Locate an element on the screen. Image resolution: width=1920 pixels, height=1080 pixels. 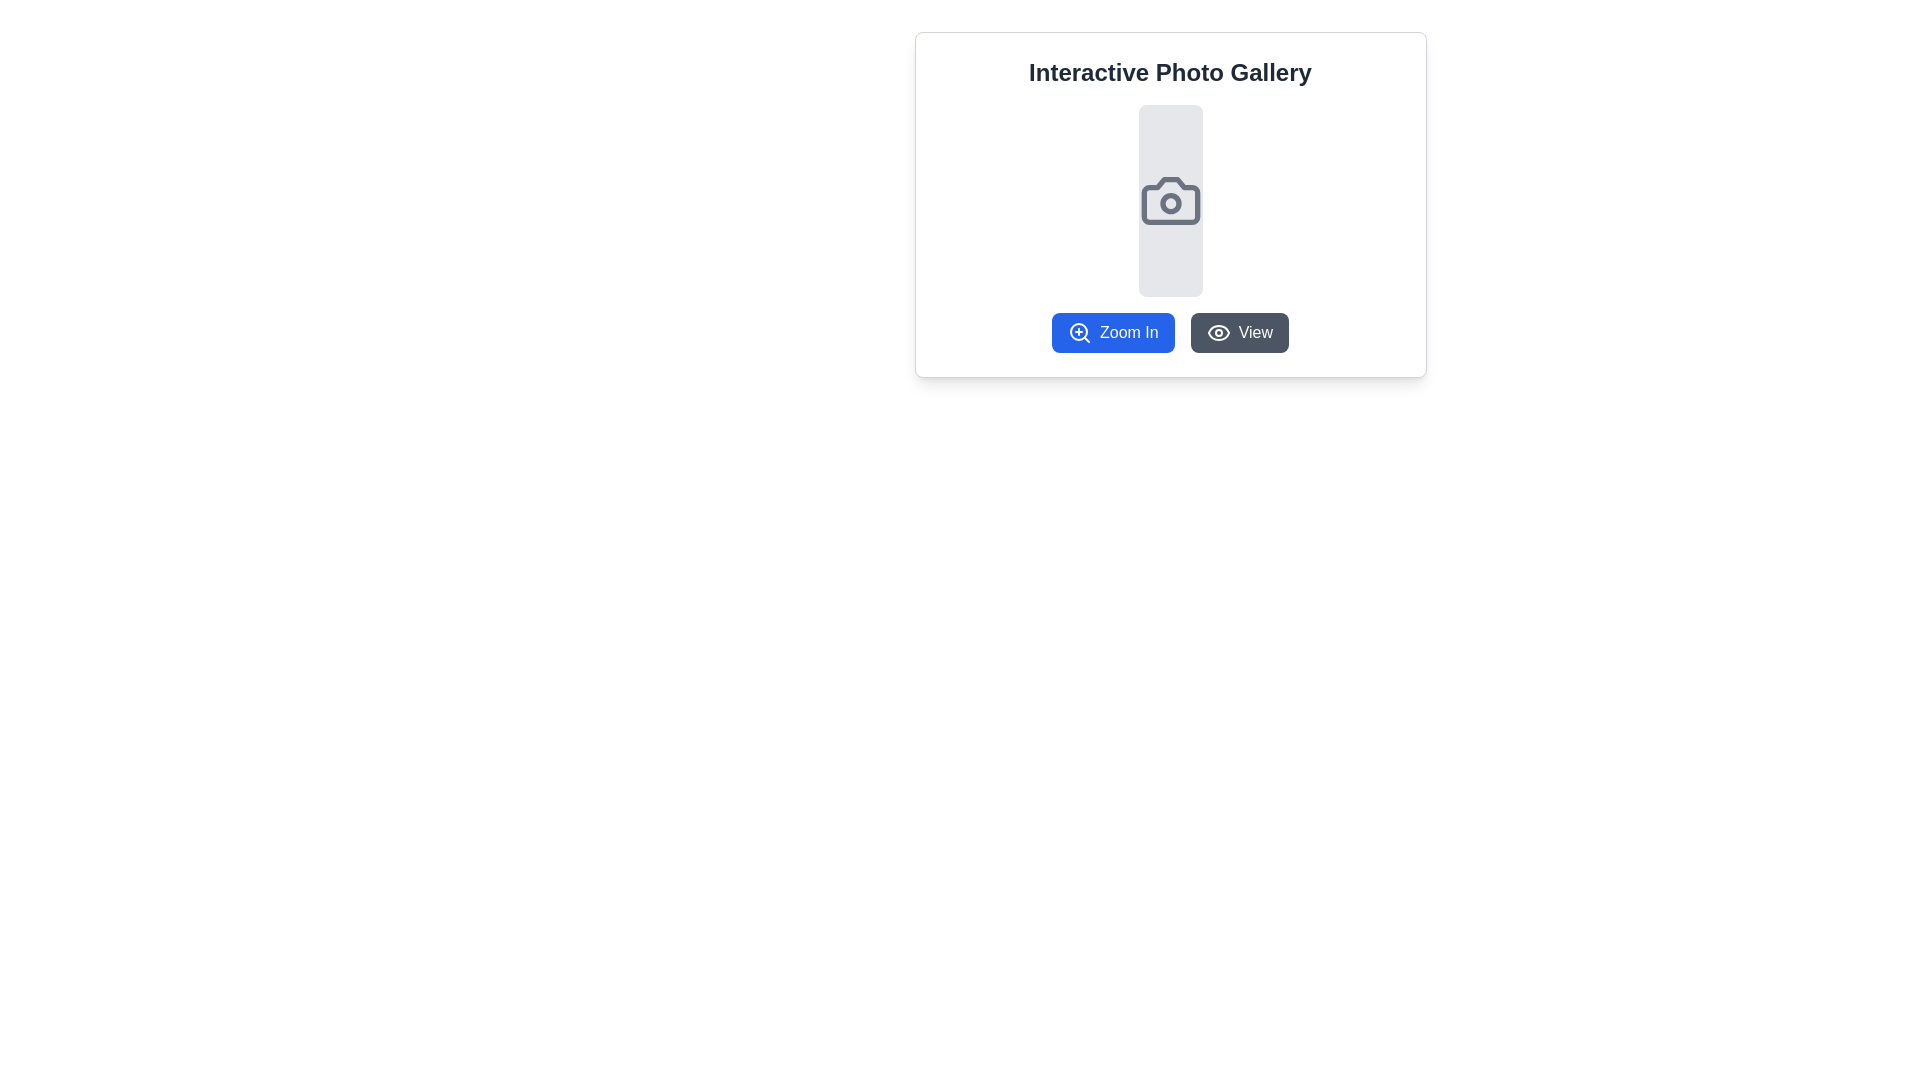
the decorative image or placeholder located below the 'Interactive Photo Gallery' header and above the 'Zoom In' and 'View' buttons is located at coordinates (1170, 200).